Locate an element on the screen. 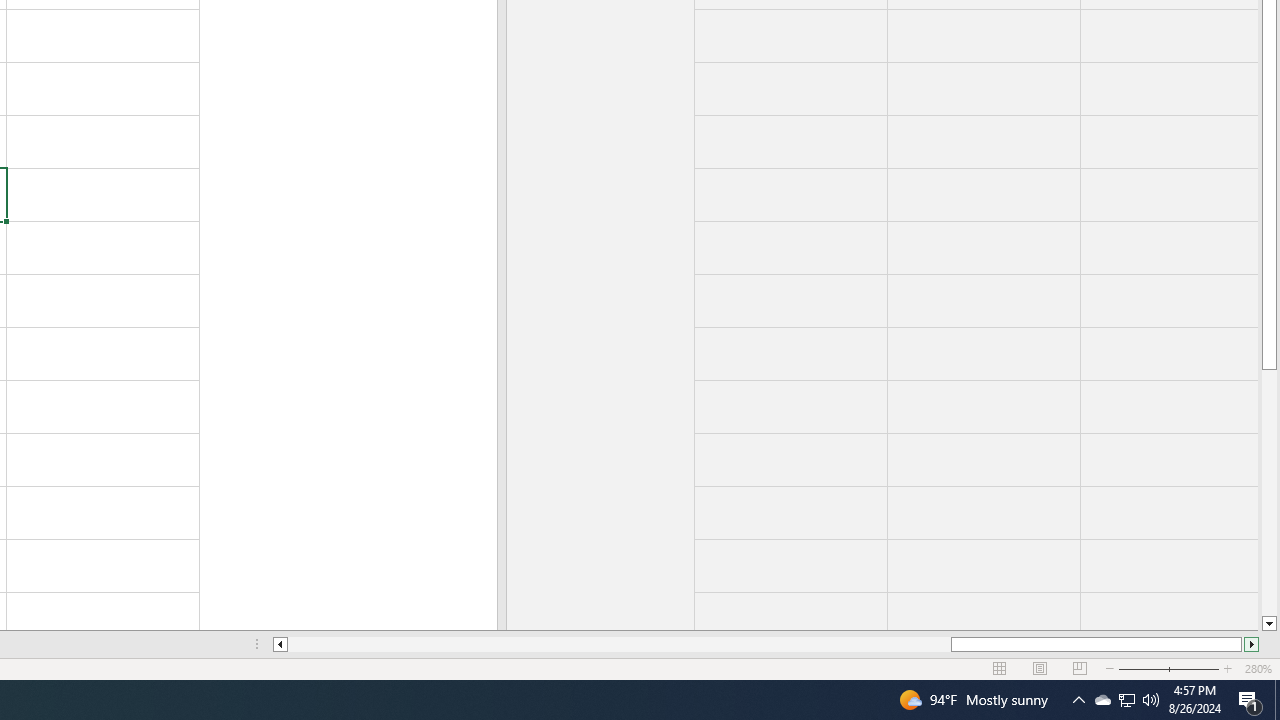 The width and height of the screenshot is (1280, 720). 'Column right' is located at coordinates (1251, 644).